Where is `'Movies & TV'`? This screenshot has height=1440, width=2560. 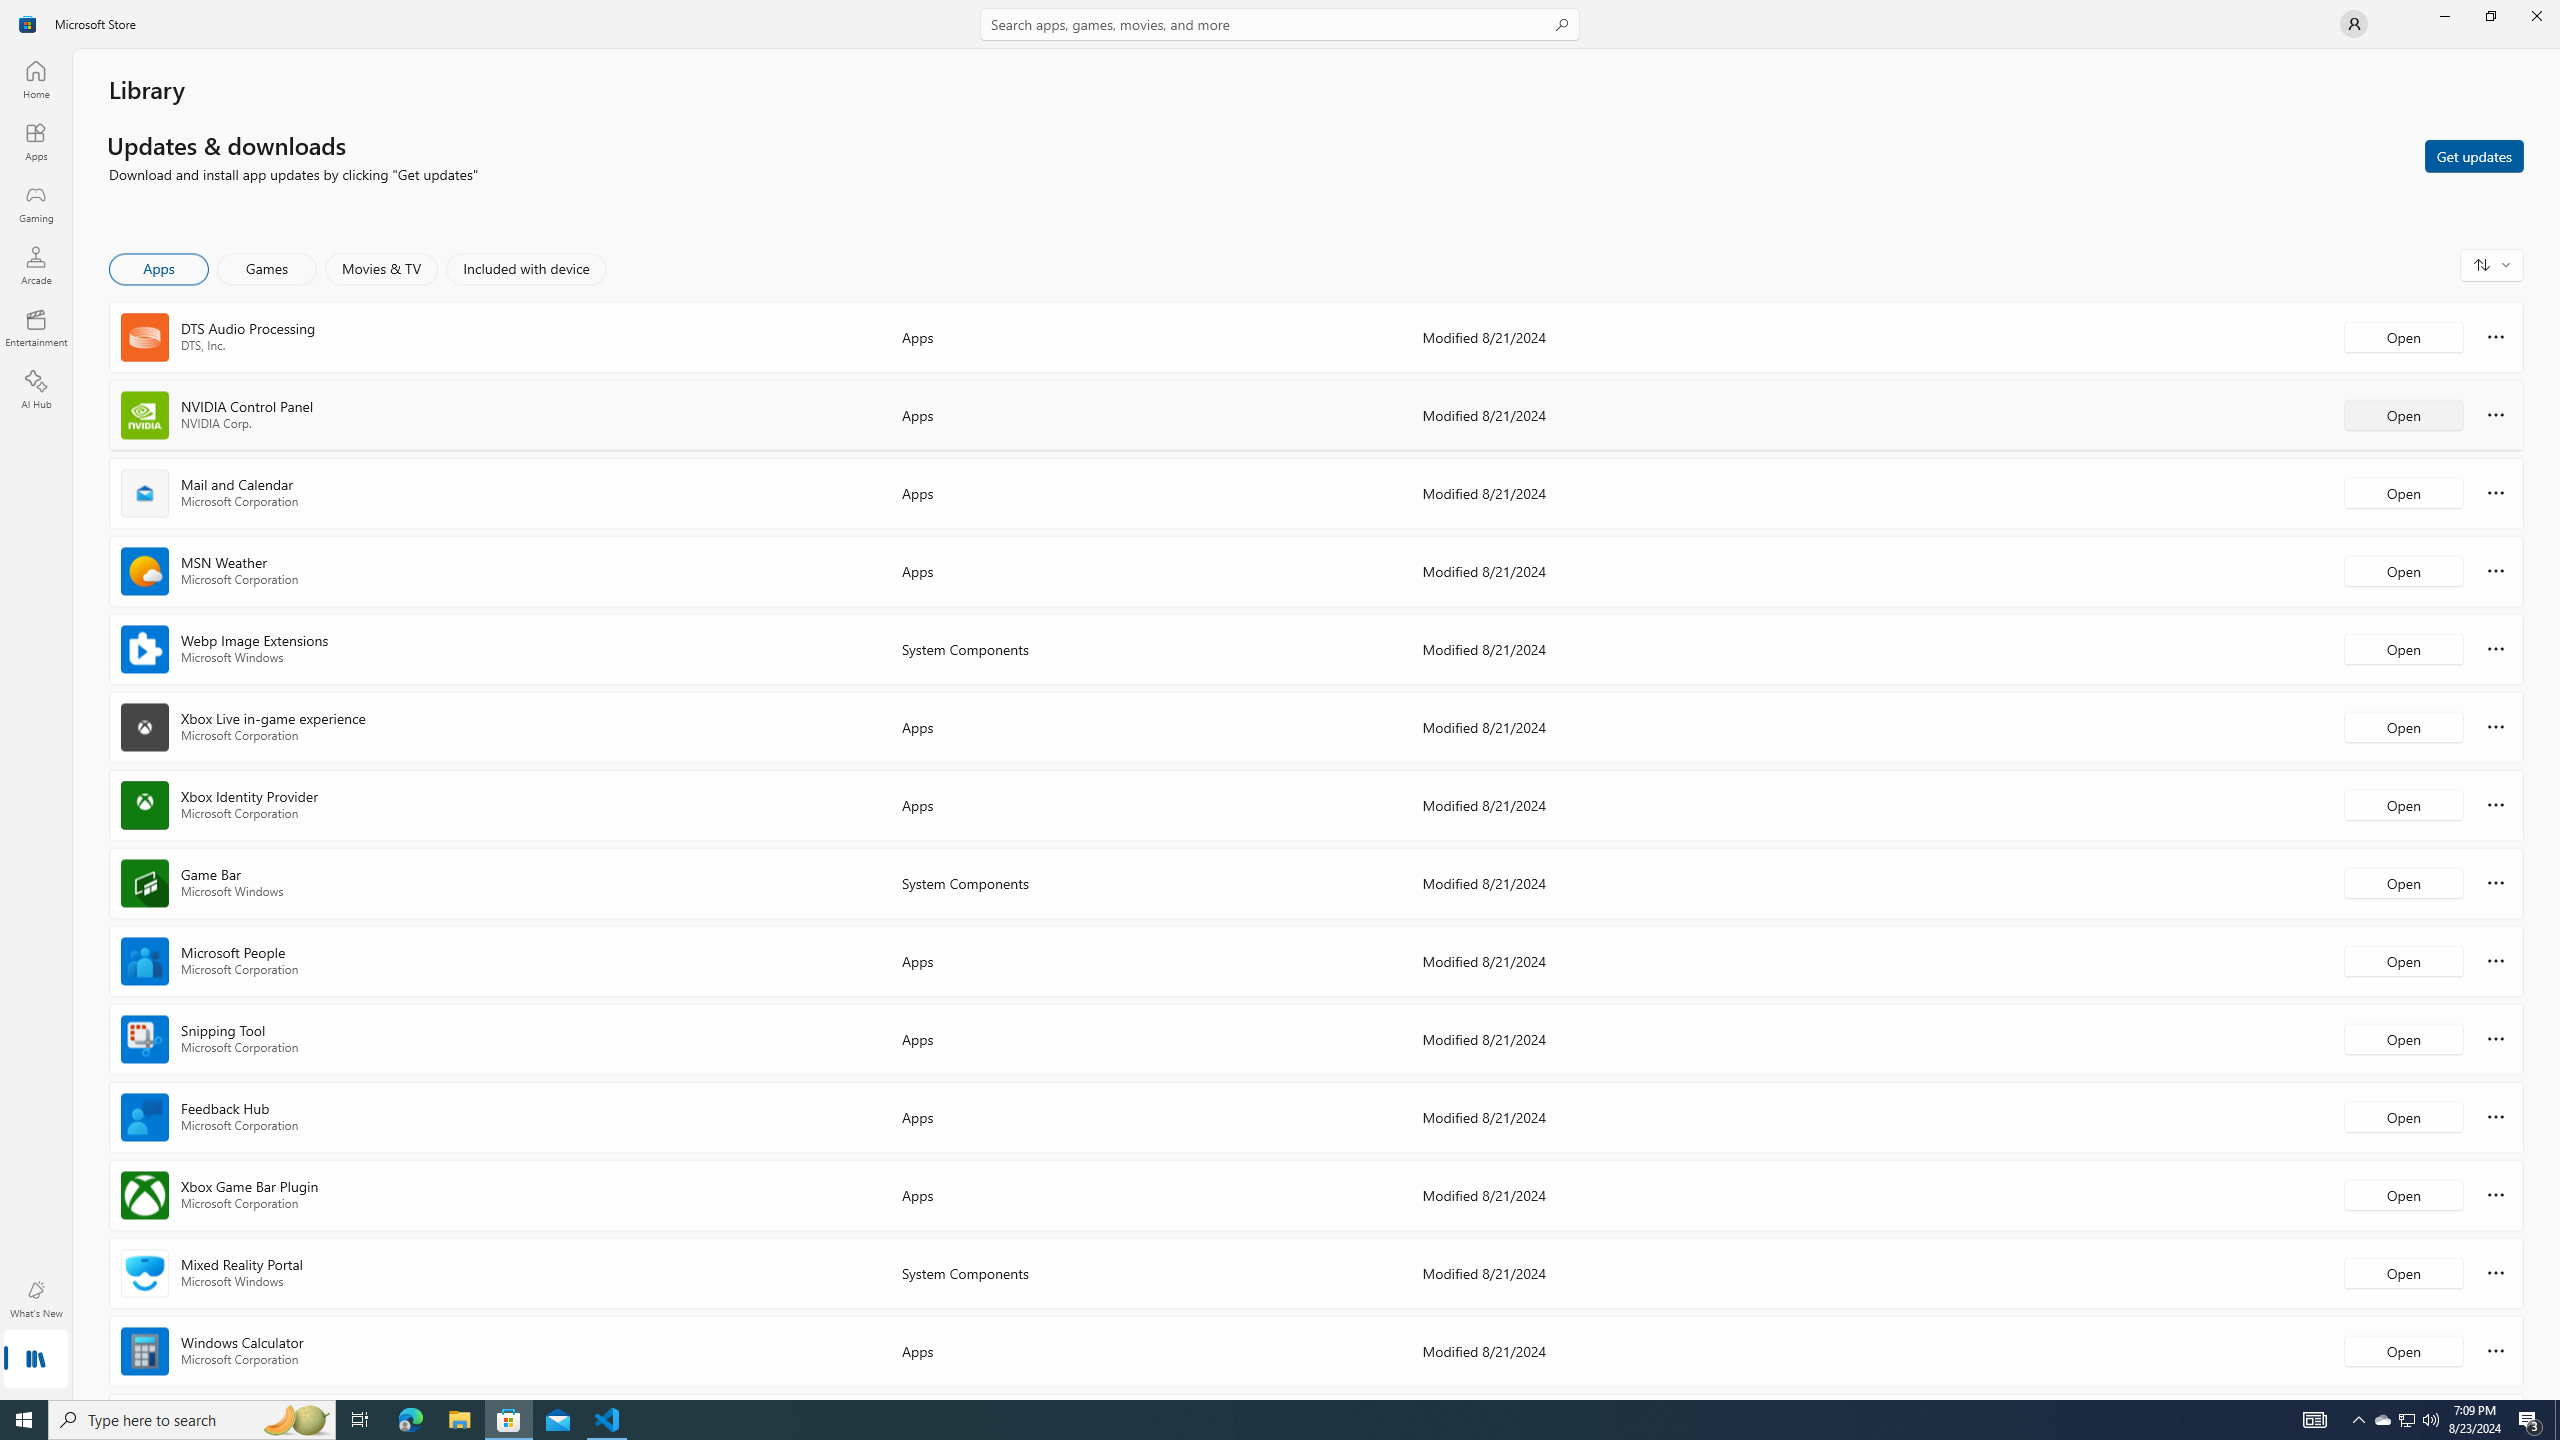
'Movies & TV' is located at coordinates (380, 268).